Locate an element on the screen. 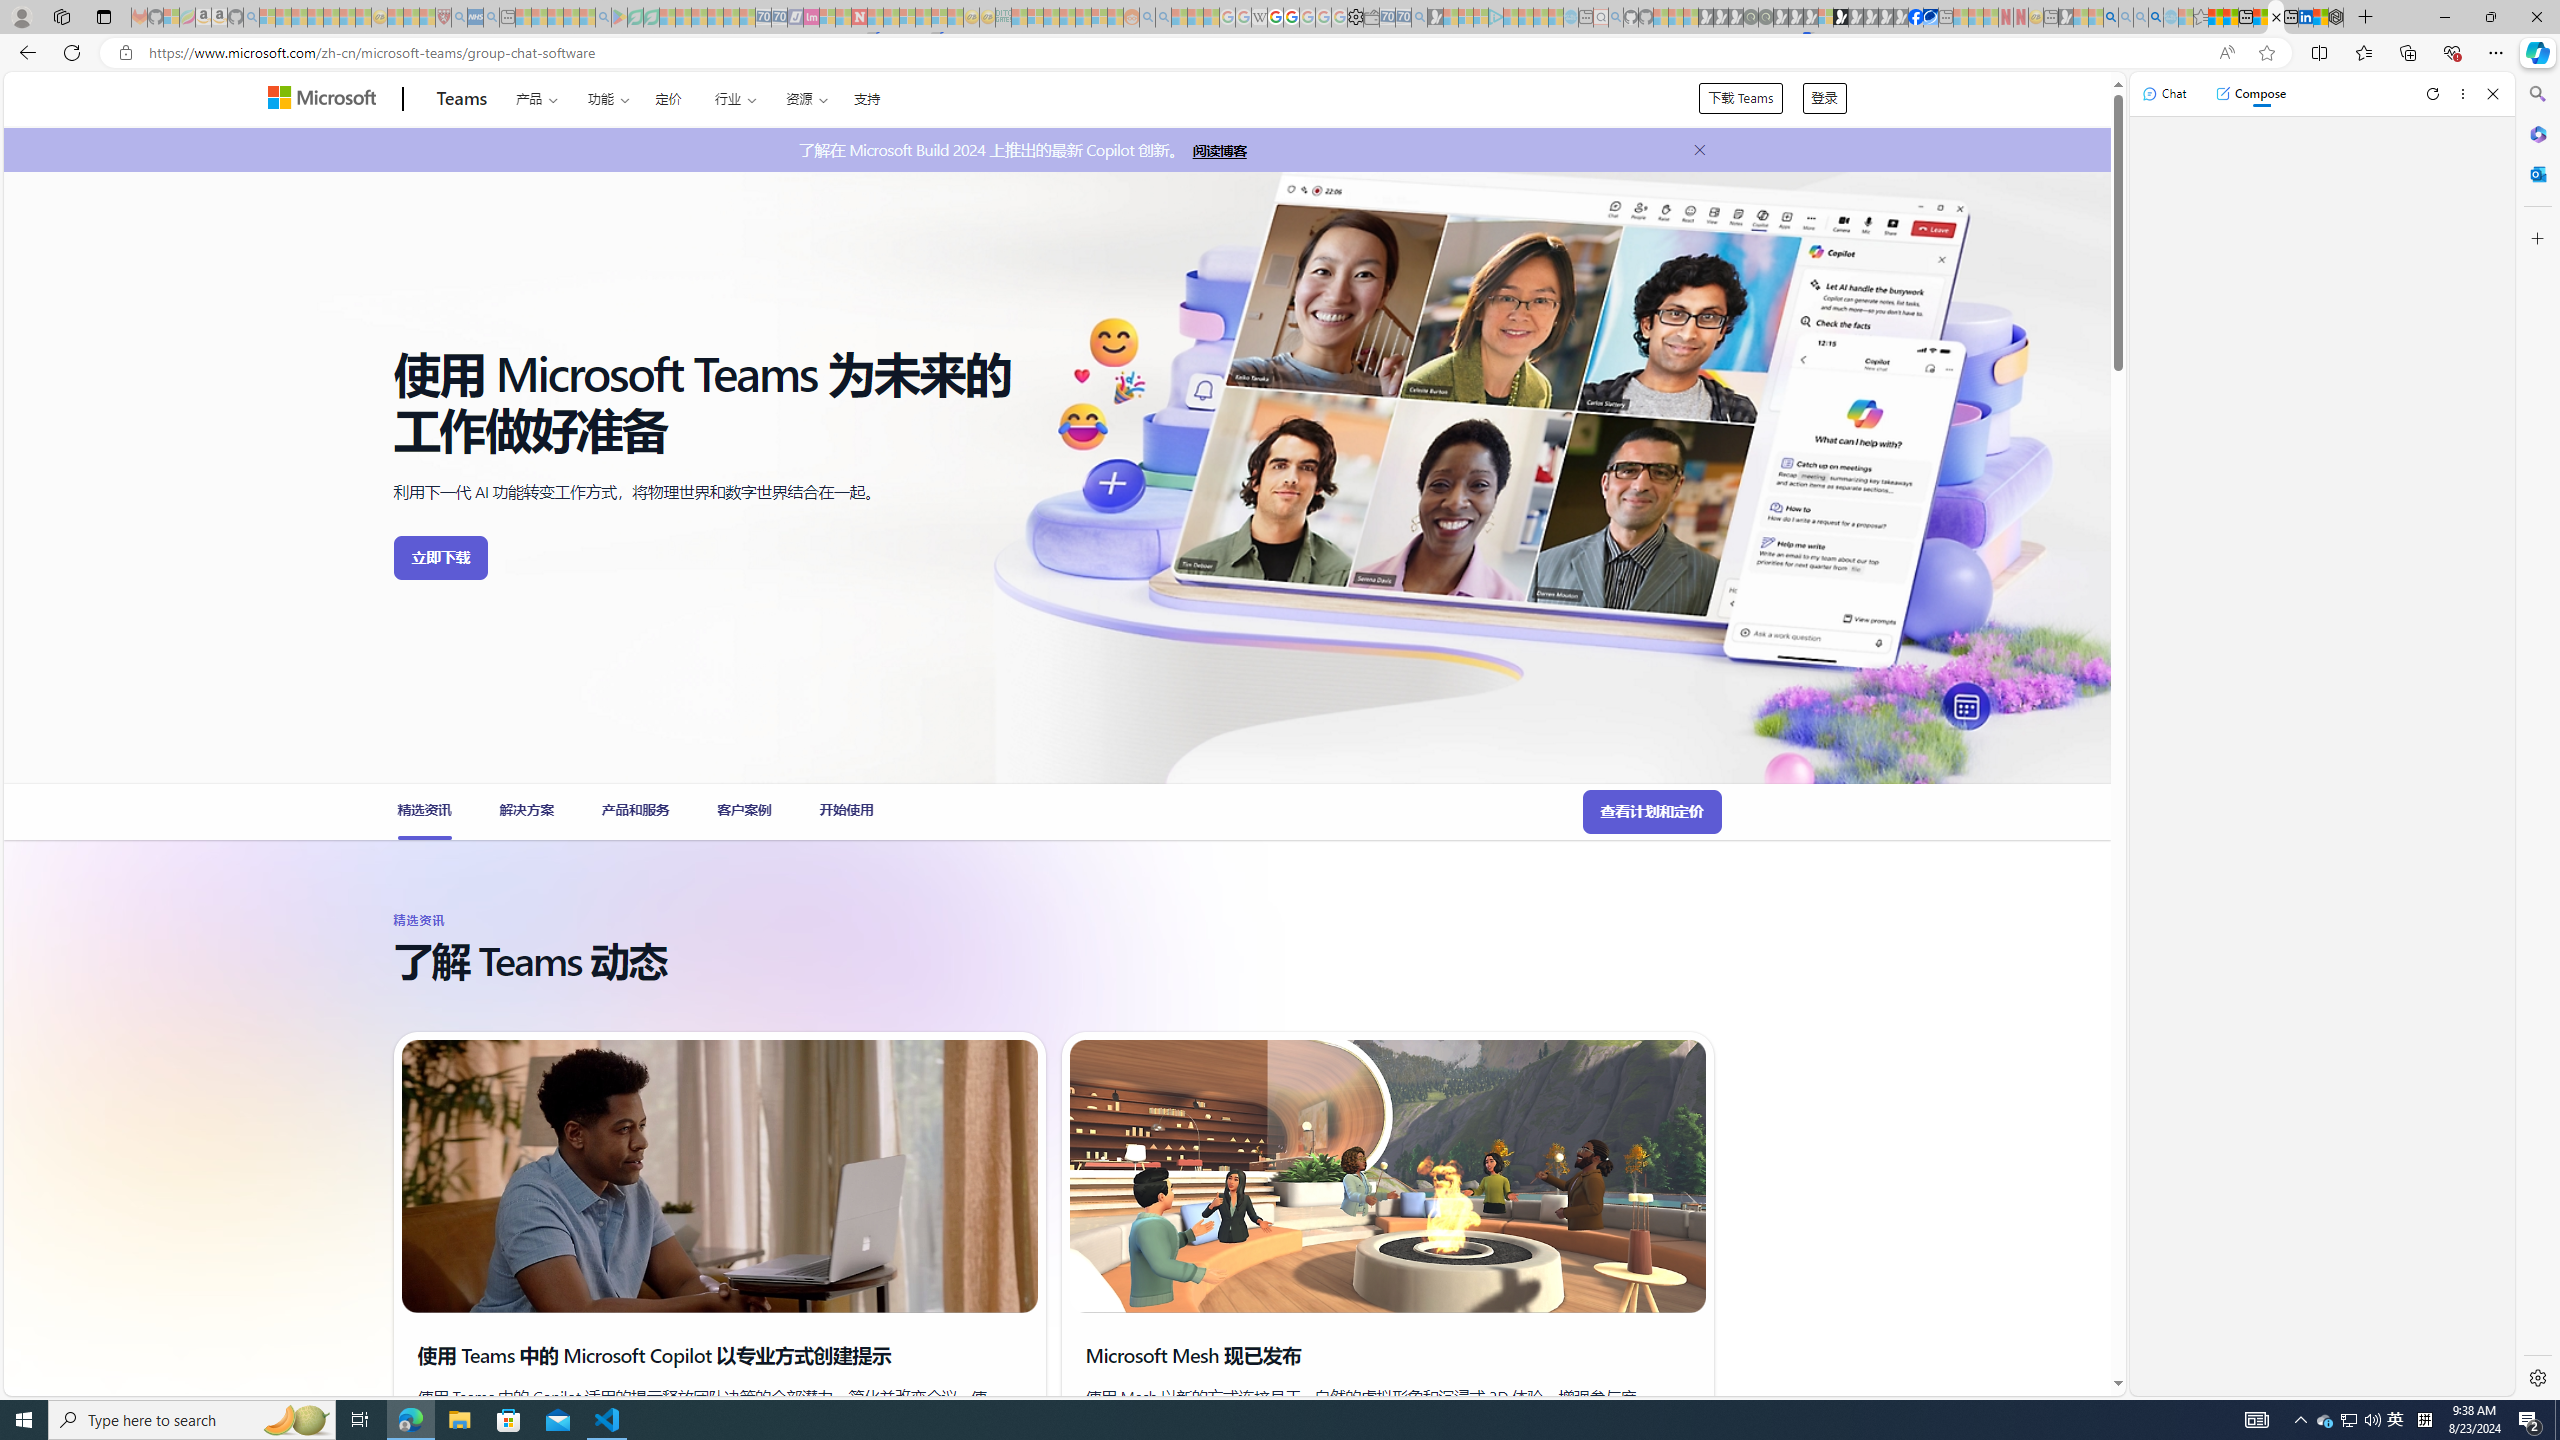 The height and width of the screenshot is (1440, 2560). 'Bing Real Estate - Home sales and rental listings - Sleeping' is located at coordinates (1418, 16).